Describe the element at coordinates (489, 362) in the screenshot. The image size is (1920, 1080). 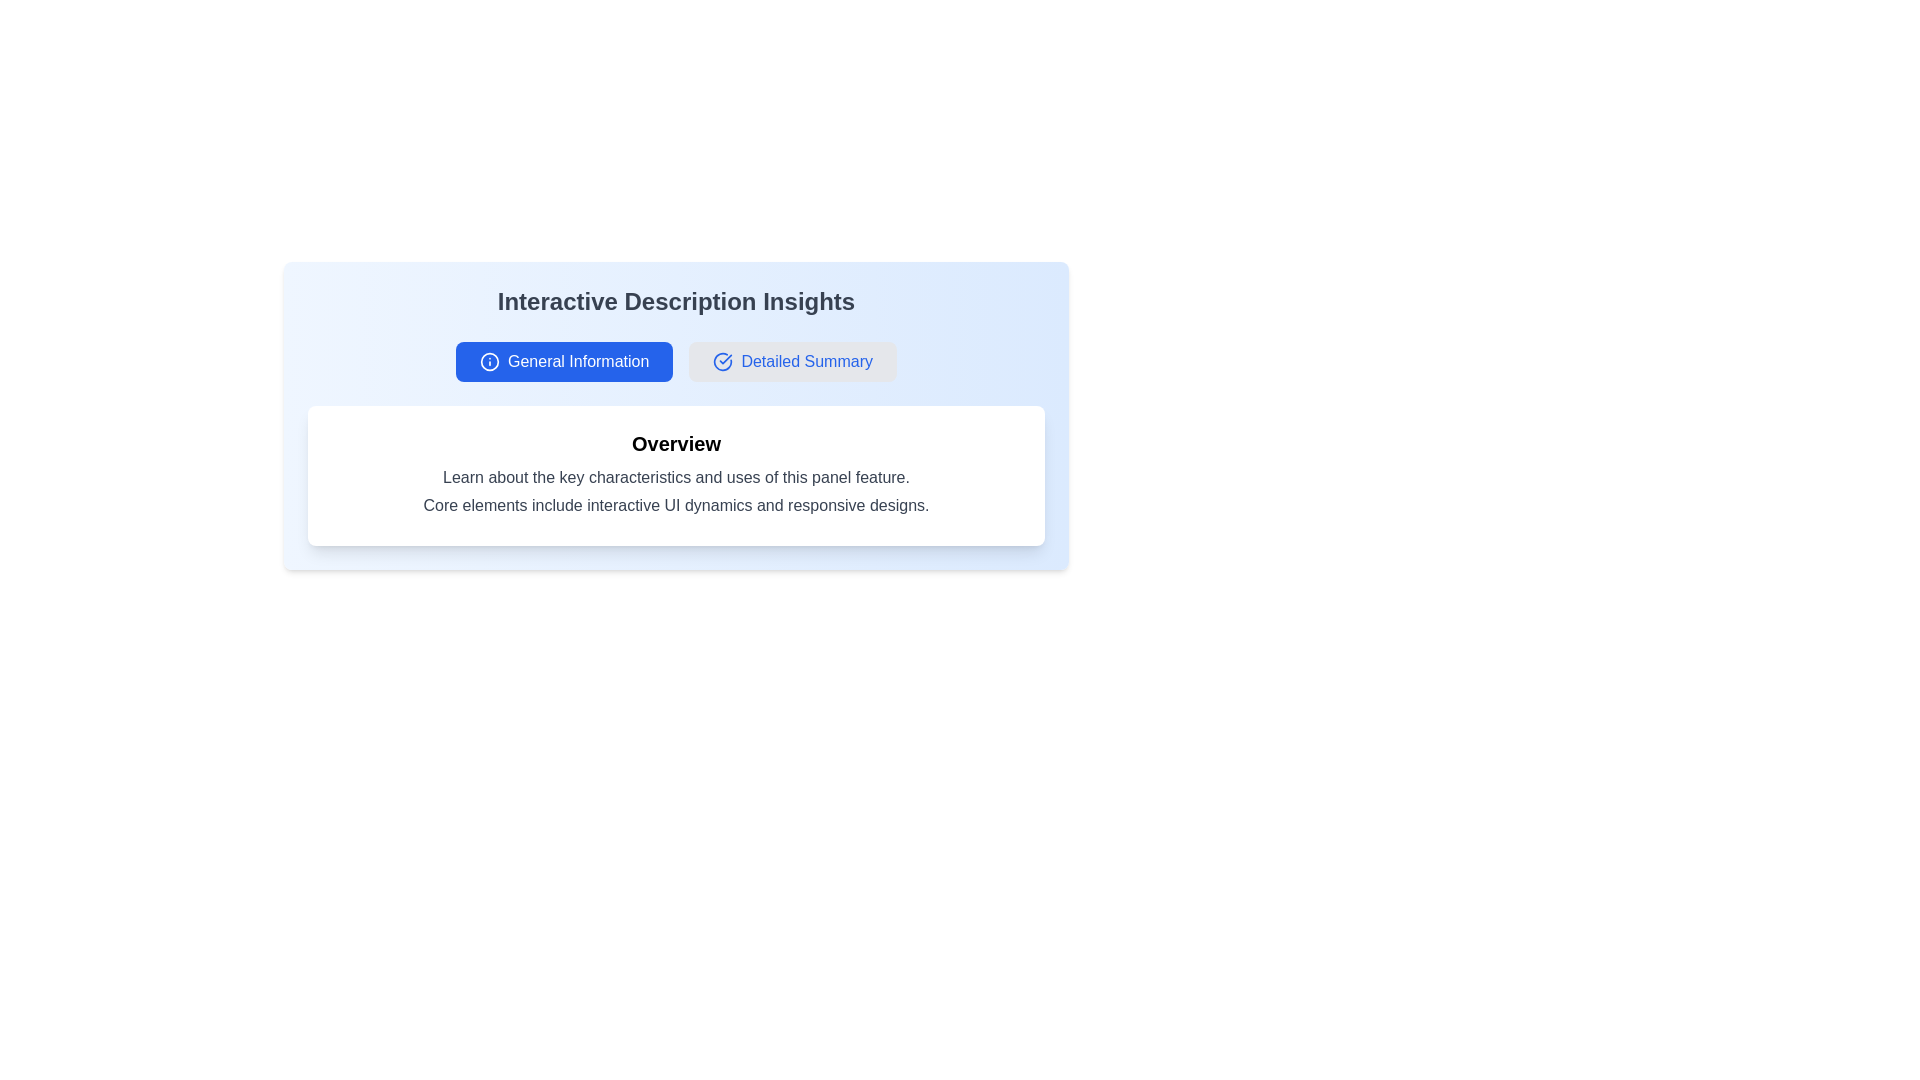
I see `the SVG circle with a blue outline and white interior, which is part of the information icon located to the left of the 'General Information' text label` at that location.